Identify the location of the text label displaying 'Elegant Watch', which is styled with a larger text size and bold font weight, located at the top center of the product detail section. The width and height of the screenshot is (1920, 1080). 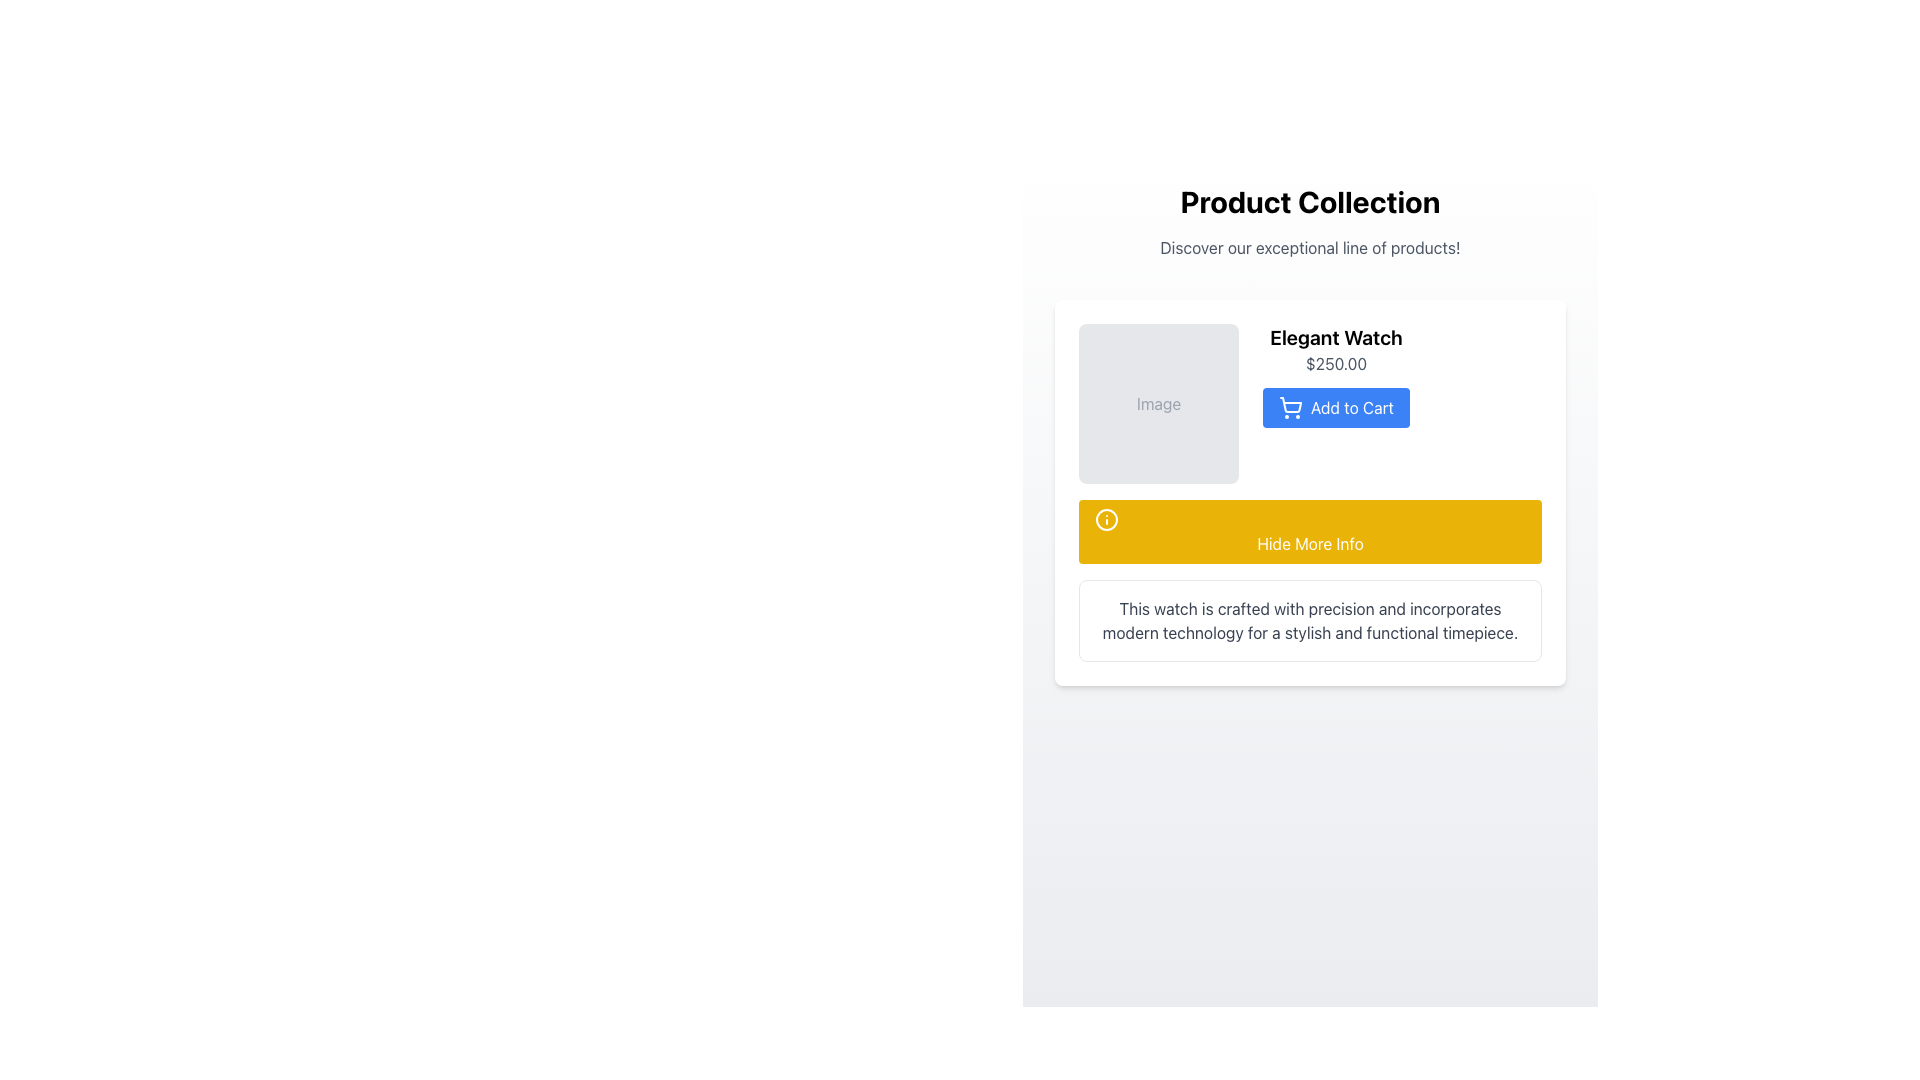
(1336, 337).